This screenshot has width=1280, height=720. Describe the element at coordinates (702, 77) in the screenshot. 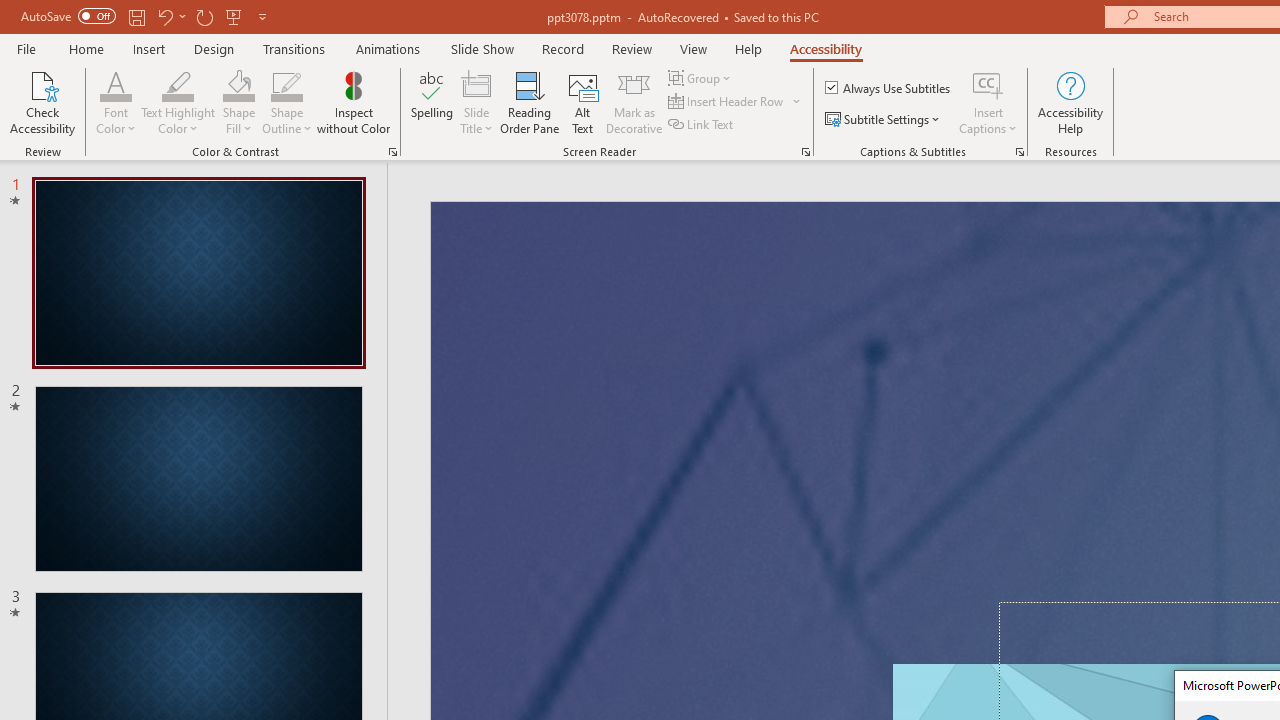

I see `'Group'` at that location.